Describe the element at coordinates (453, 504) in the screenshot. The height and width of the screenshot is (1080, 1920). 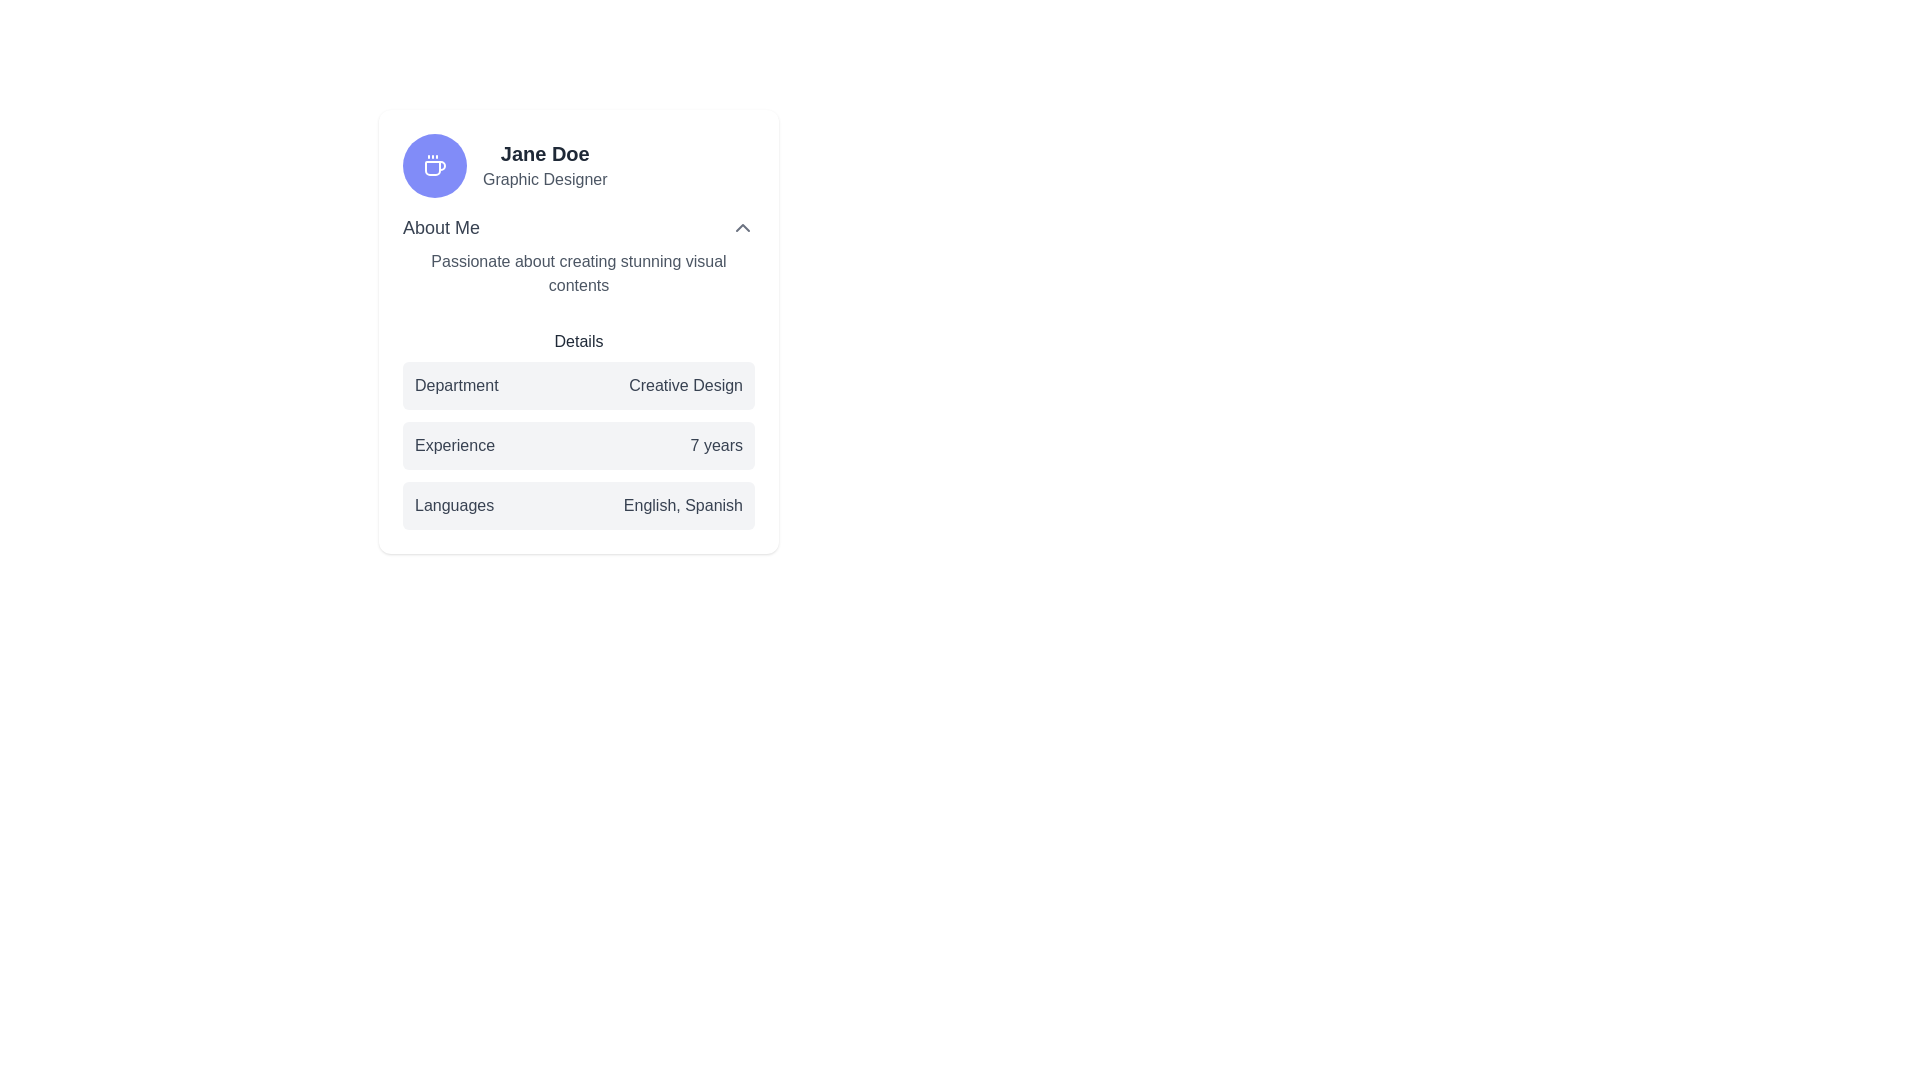
I see `the 'Languages' text label which is positioned on the left side of the section, displaying the word 'Languages' in bold or medium-weight font, for additional information` at that location.